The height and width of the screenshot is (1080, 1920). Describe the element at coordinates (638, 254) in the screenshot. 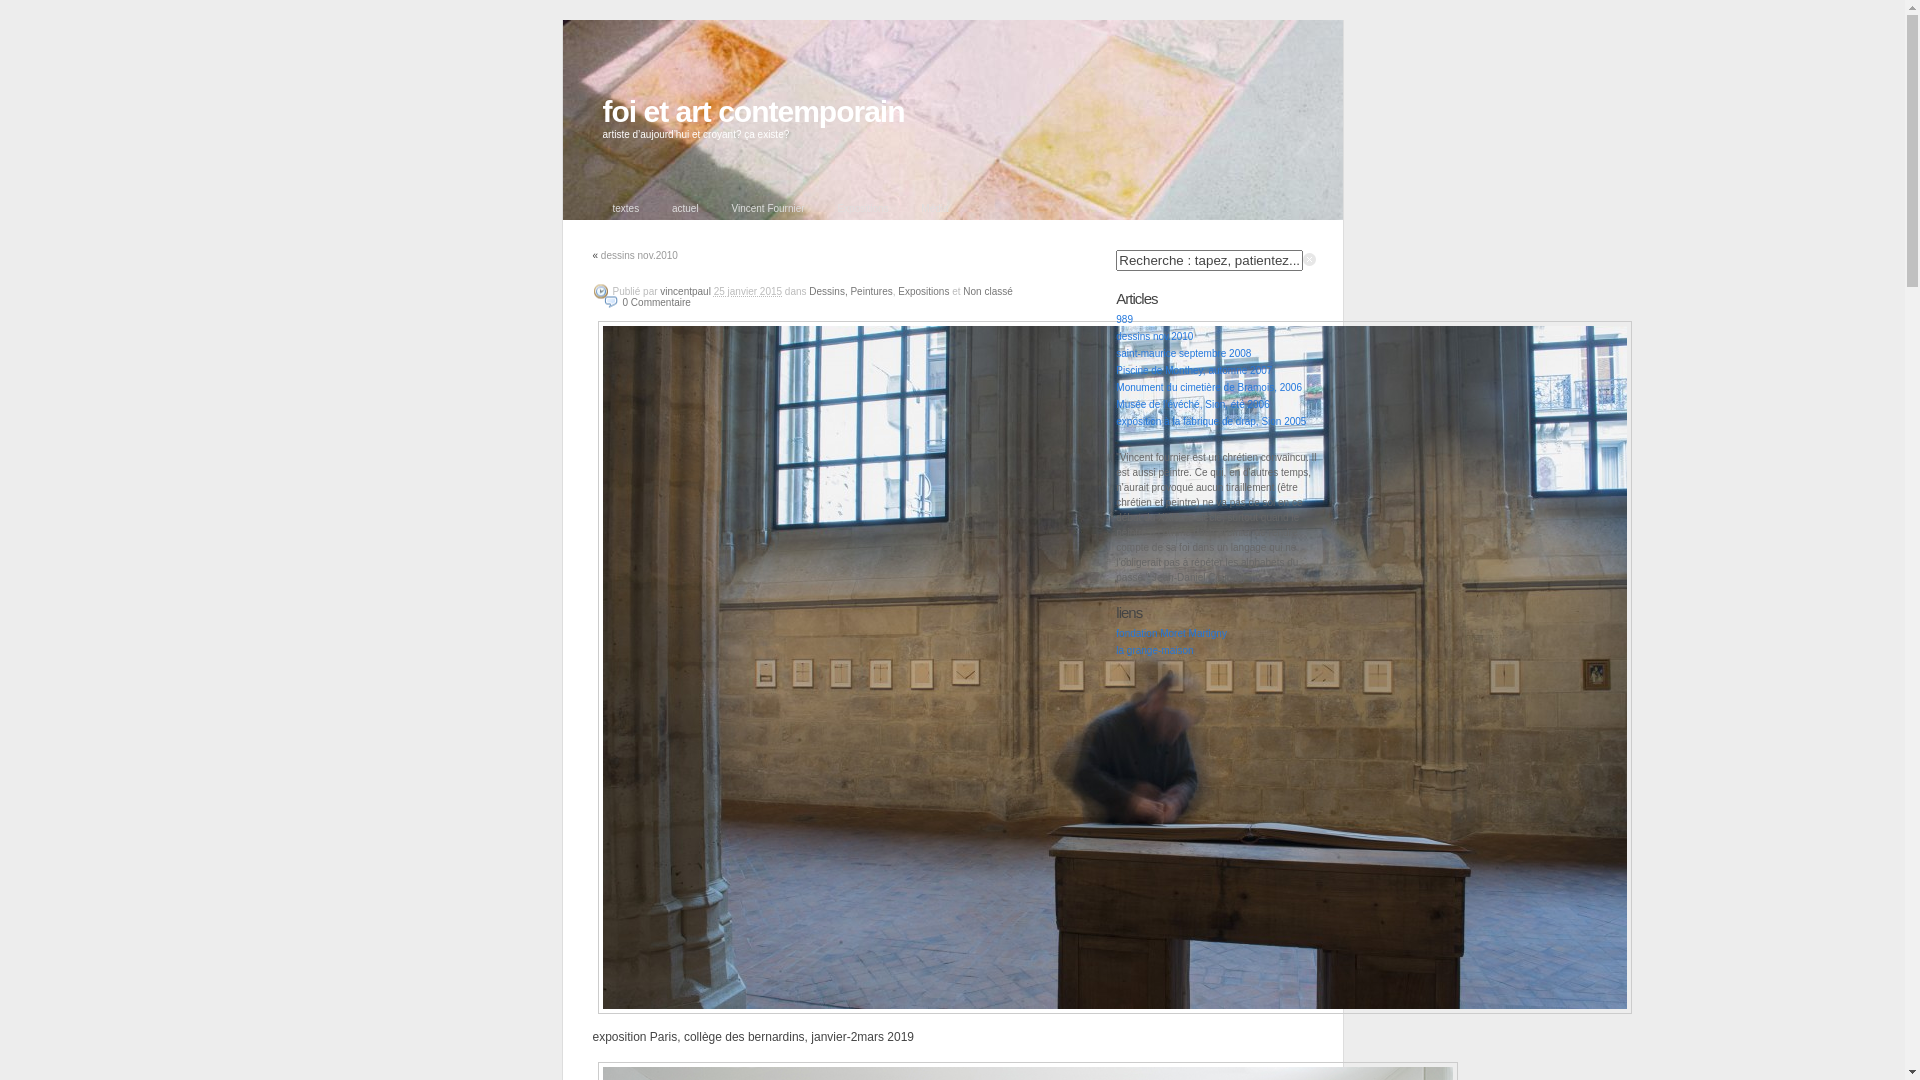

I see `'dessins nov.2010'` at that location.